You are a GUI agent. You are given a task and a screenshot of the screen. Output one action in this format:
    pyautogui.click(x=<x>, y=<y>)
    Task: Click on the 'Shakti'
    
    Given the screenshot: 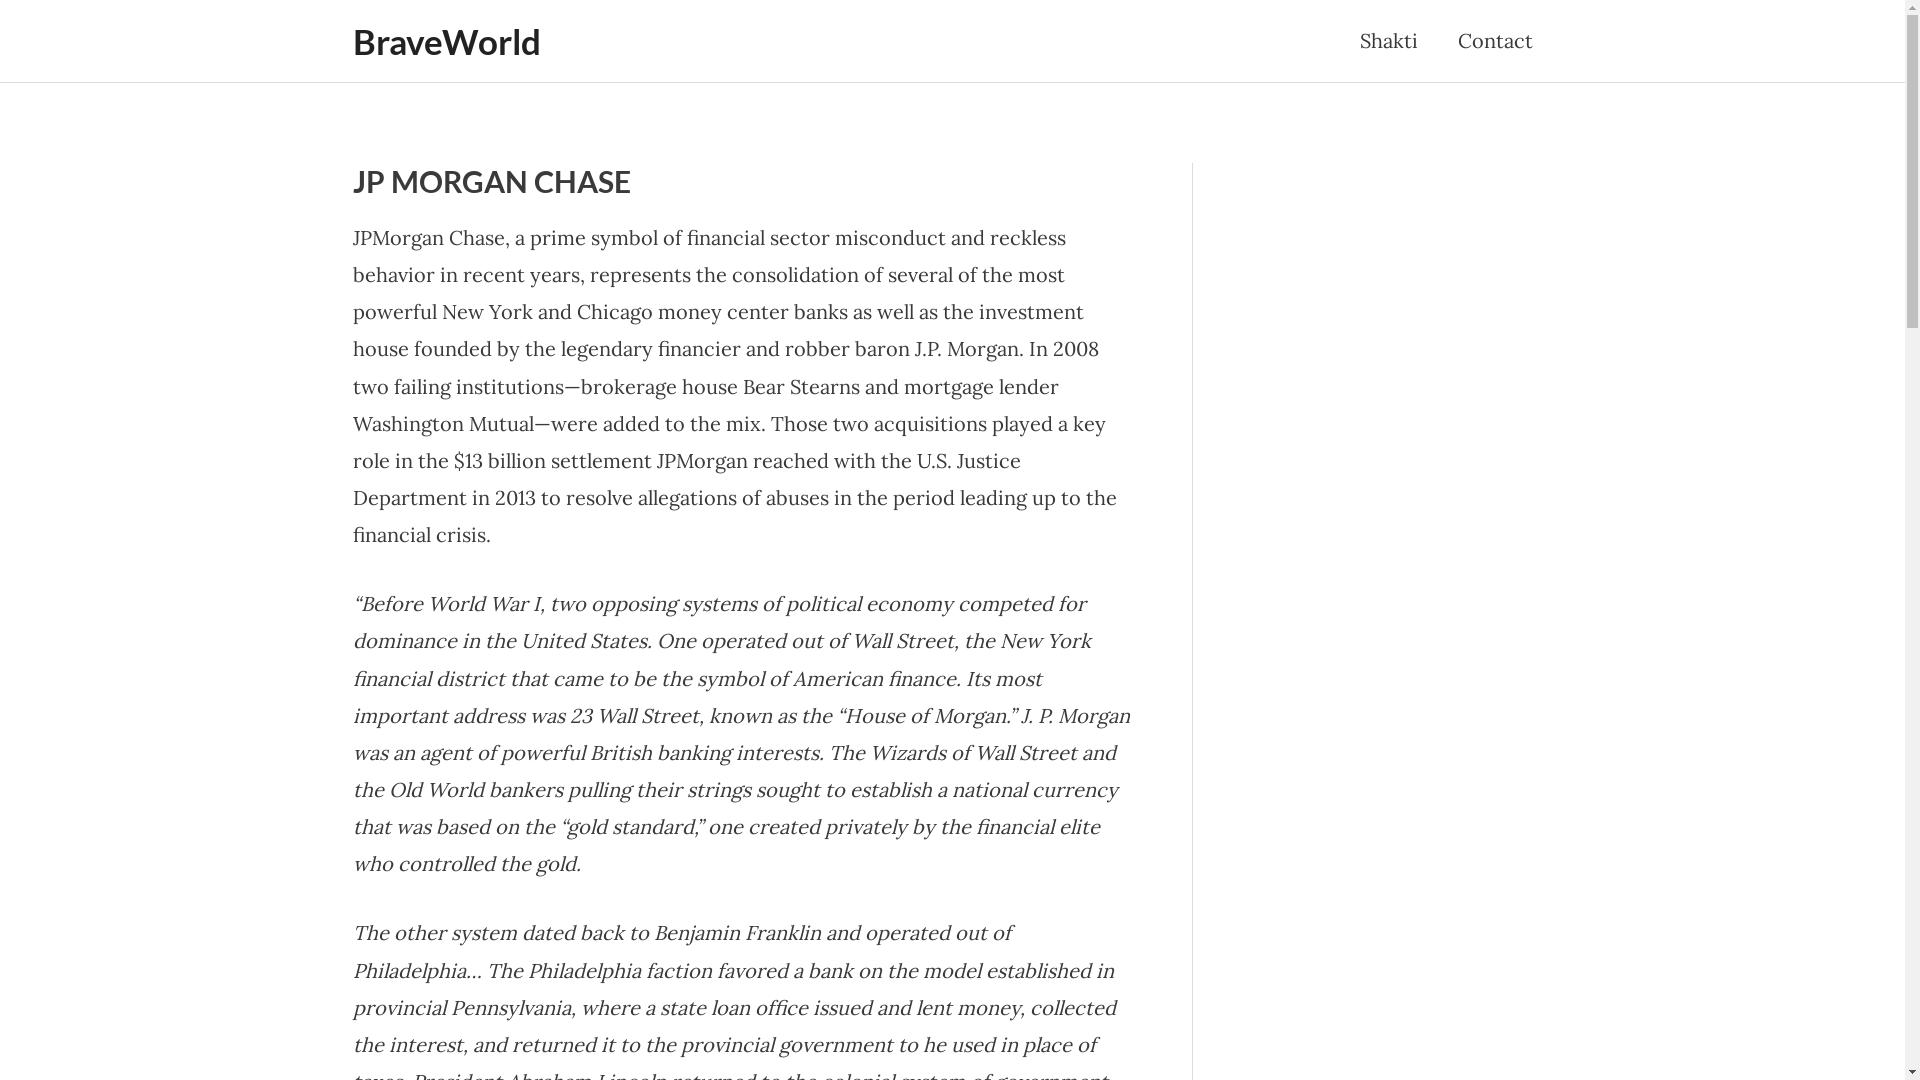 What is the action you would take?
    pyautogui.click(x=1387, y=41)
    